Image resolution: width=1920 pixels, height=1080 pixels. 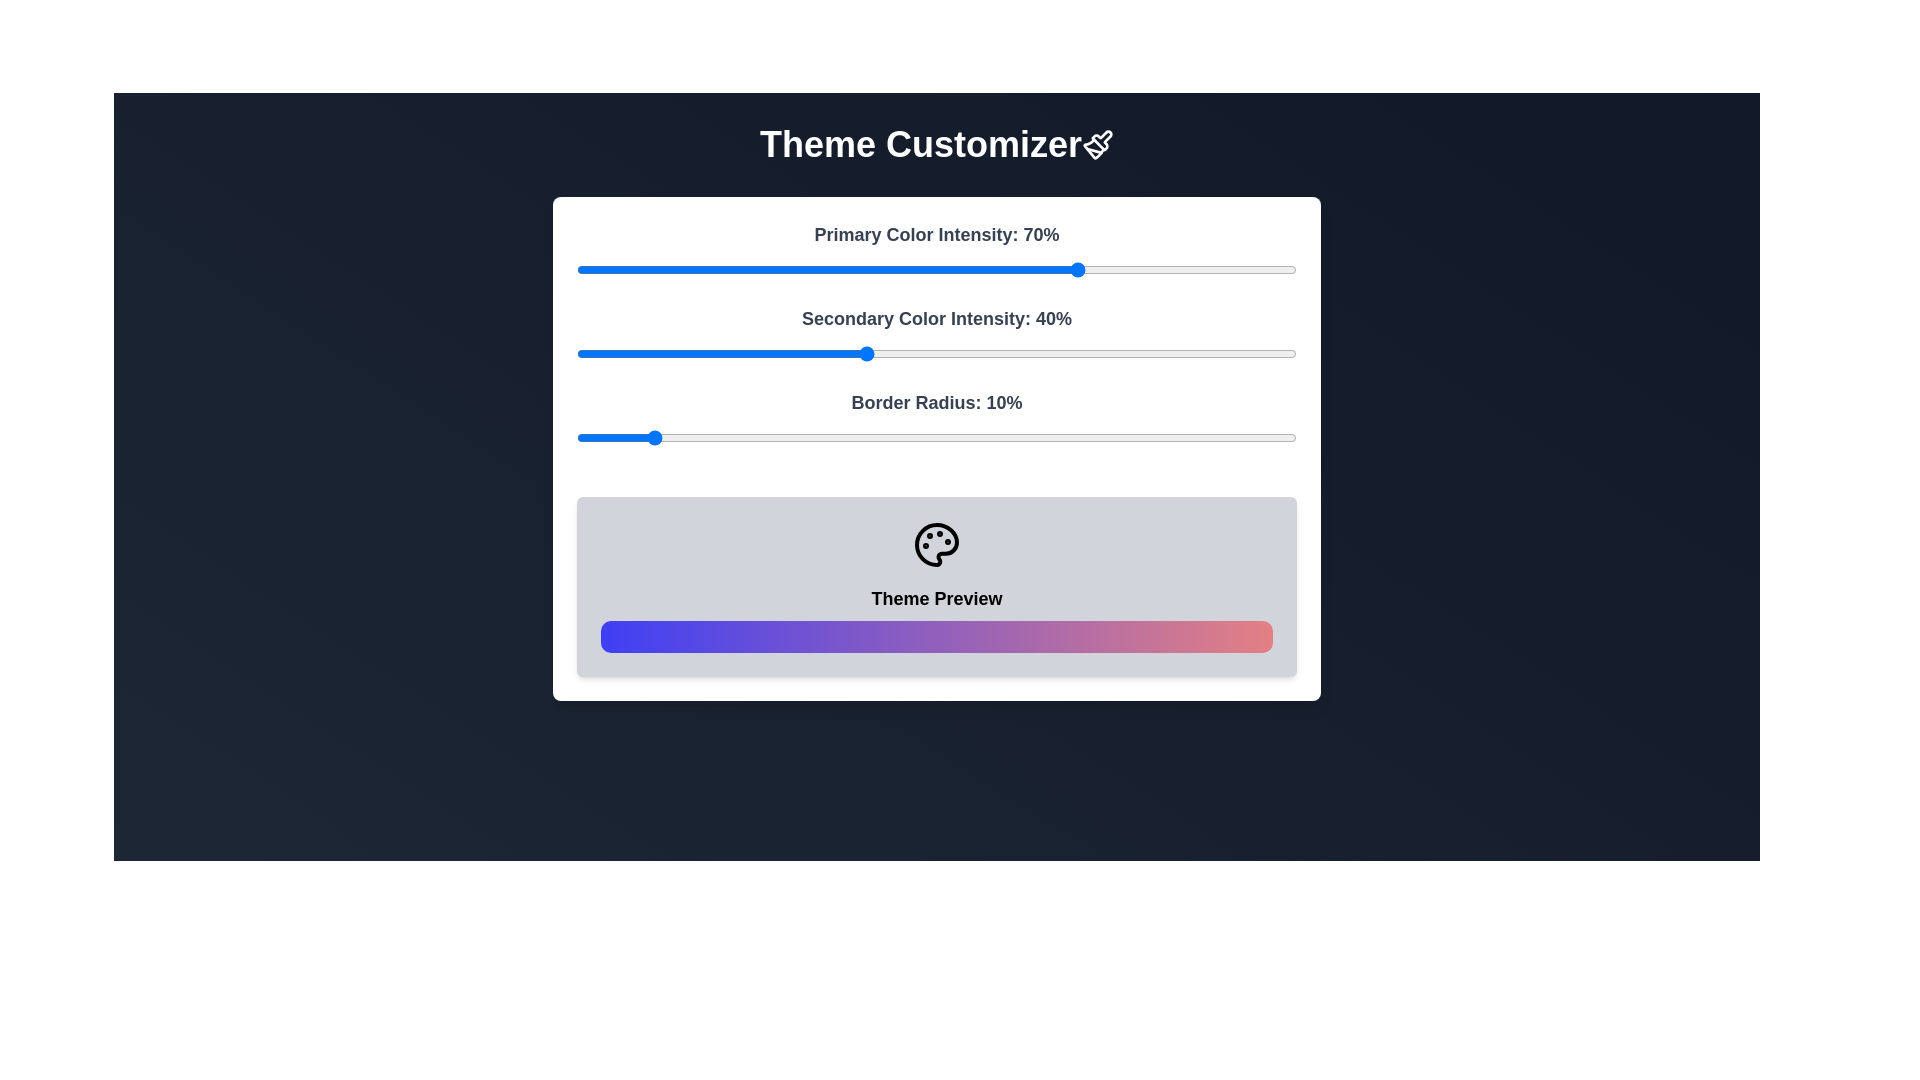 What do you see at coordinates (850, 353) in the screenshot?
I see `the Secondary Color Intensity slider to 38%` at bounding box center [850, 353].